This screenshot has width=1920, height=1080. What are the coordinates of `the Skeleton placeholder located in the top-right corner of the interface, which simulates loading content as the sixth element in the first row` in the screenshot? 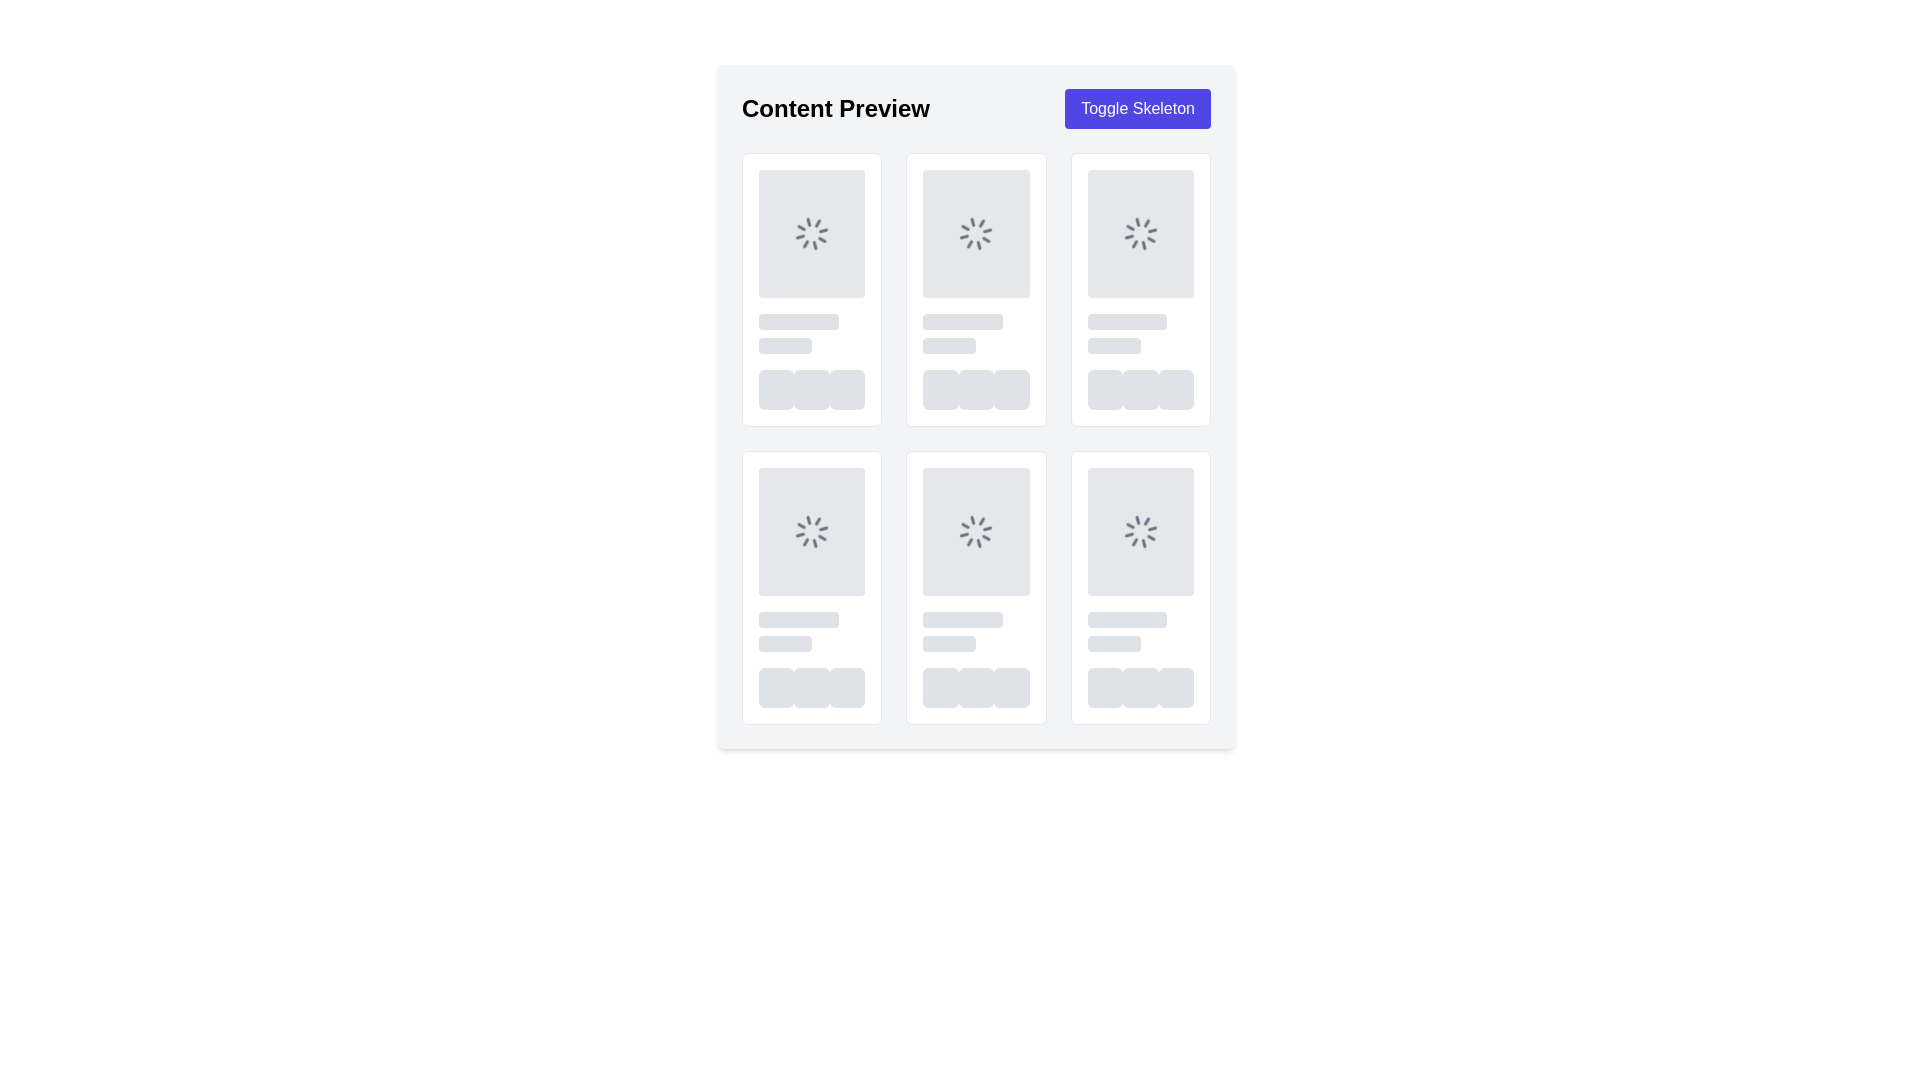 It's located at (1140, 289).